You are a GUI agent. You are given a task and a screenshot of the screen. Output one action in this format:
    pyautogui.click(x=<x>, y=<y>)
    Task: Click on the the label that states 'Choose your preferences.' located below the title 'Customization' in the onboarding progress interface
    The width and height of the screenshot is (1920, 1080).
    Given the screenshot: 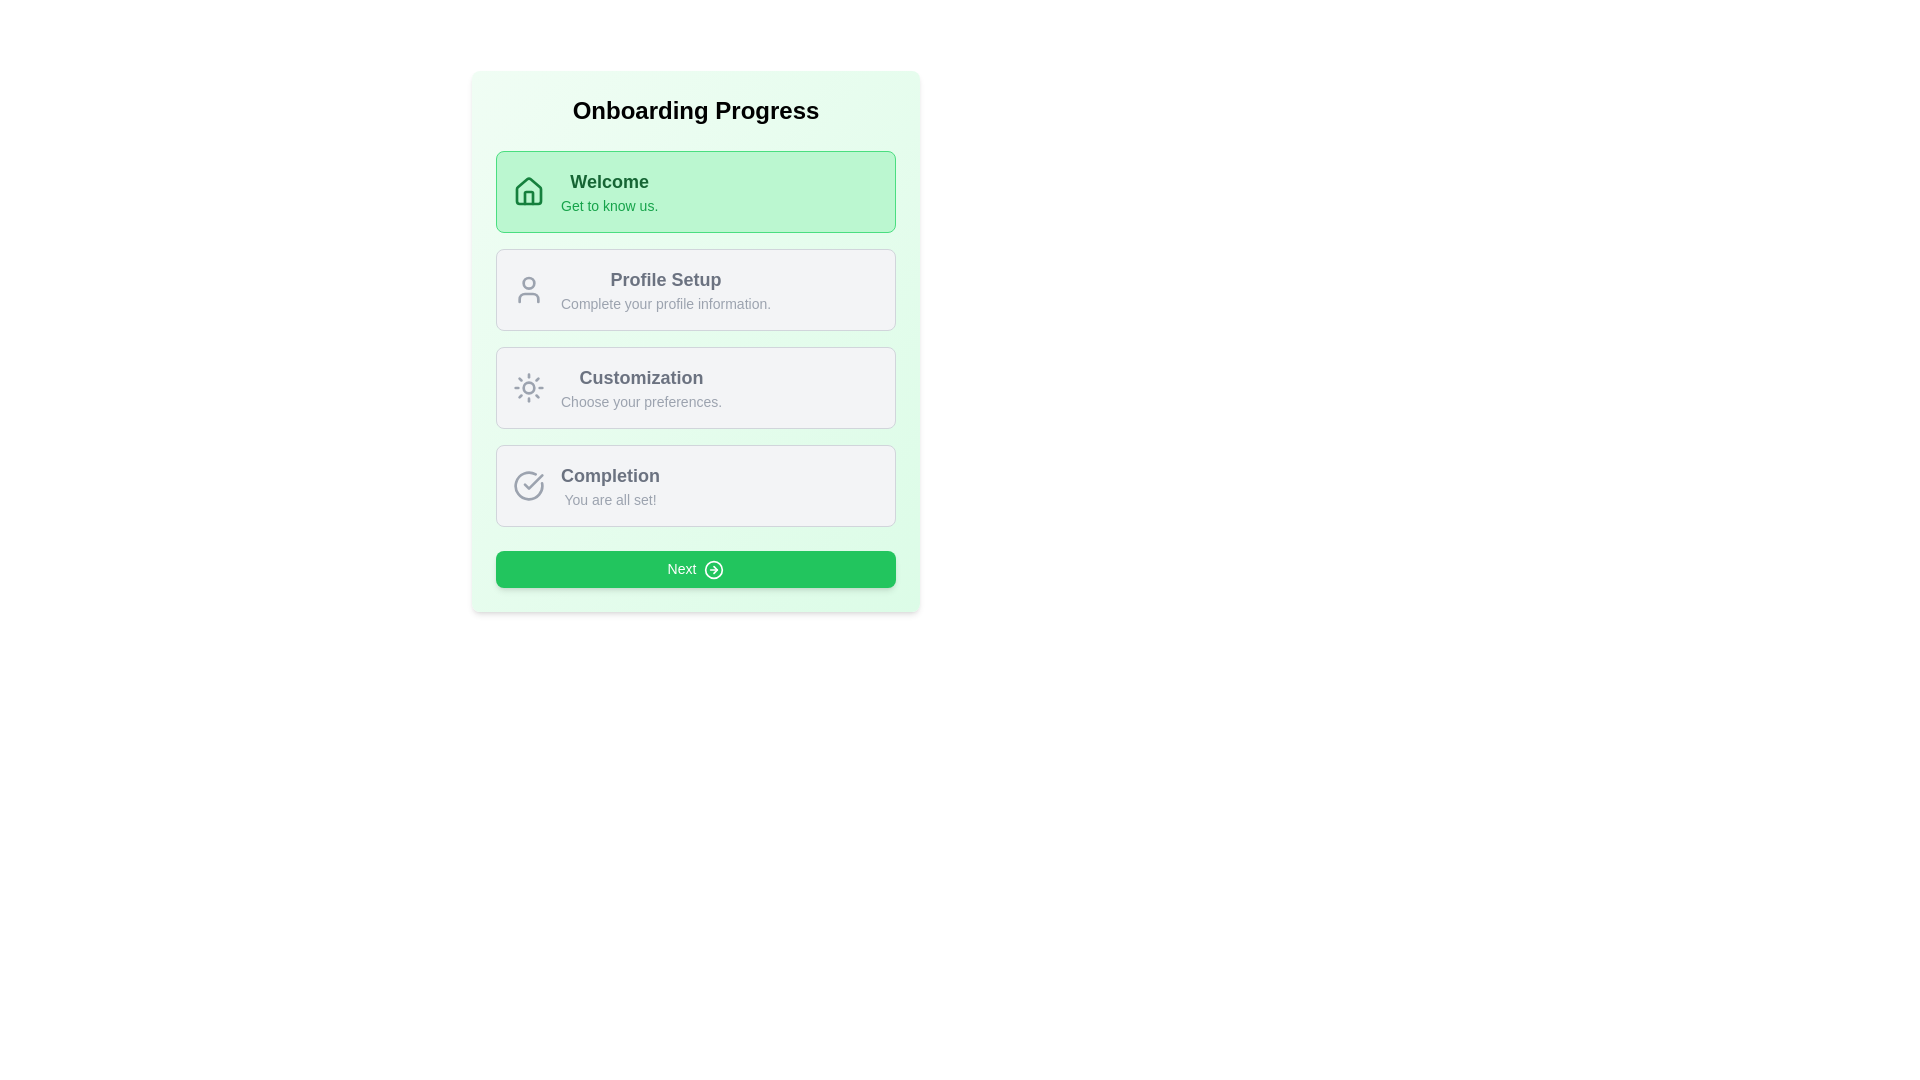 What is the action you would take?
    pyautogui.click(x=641, y=401)
    